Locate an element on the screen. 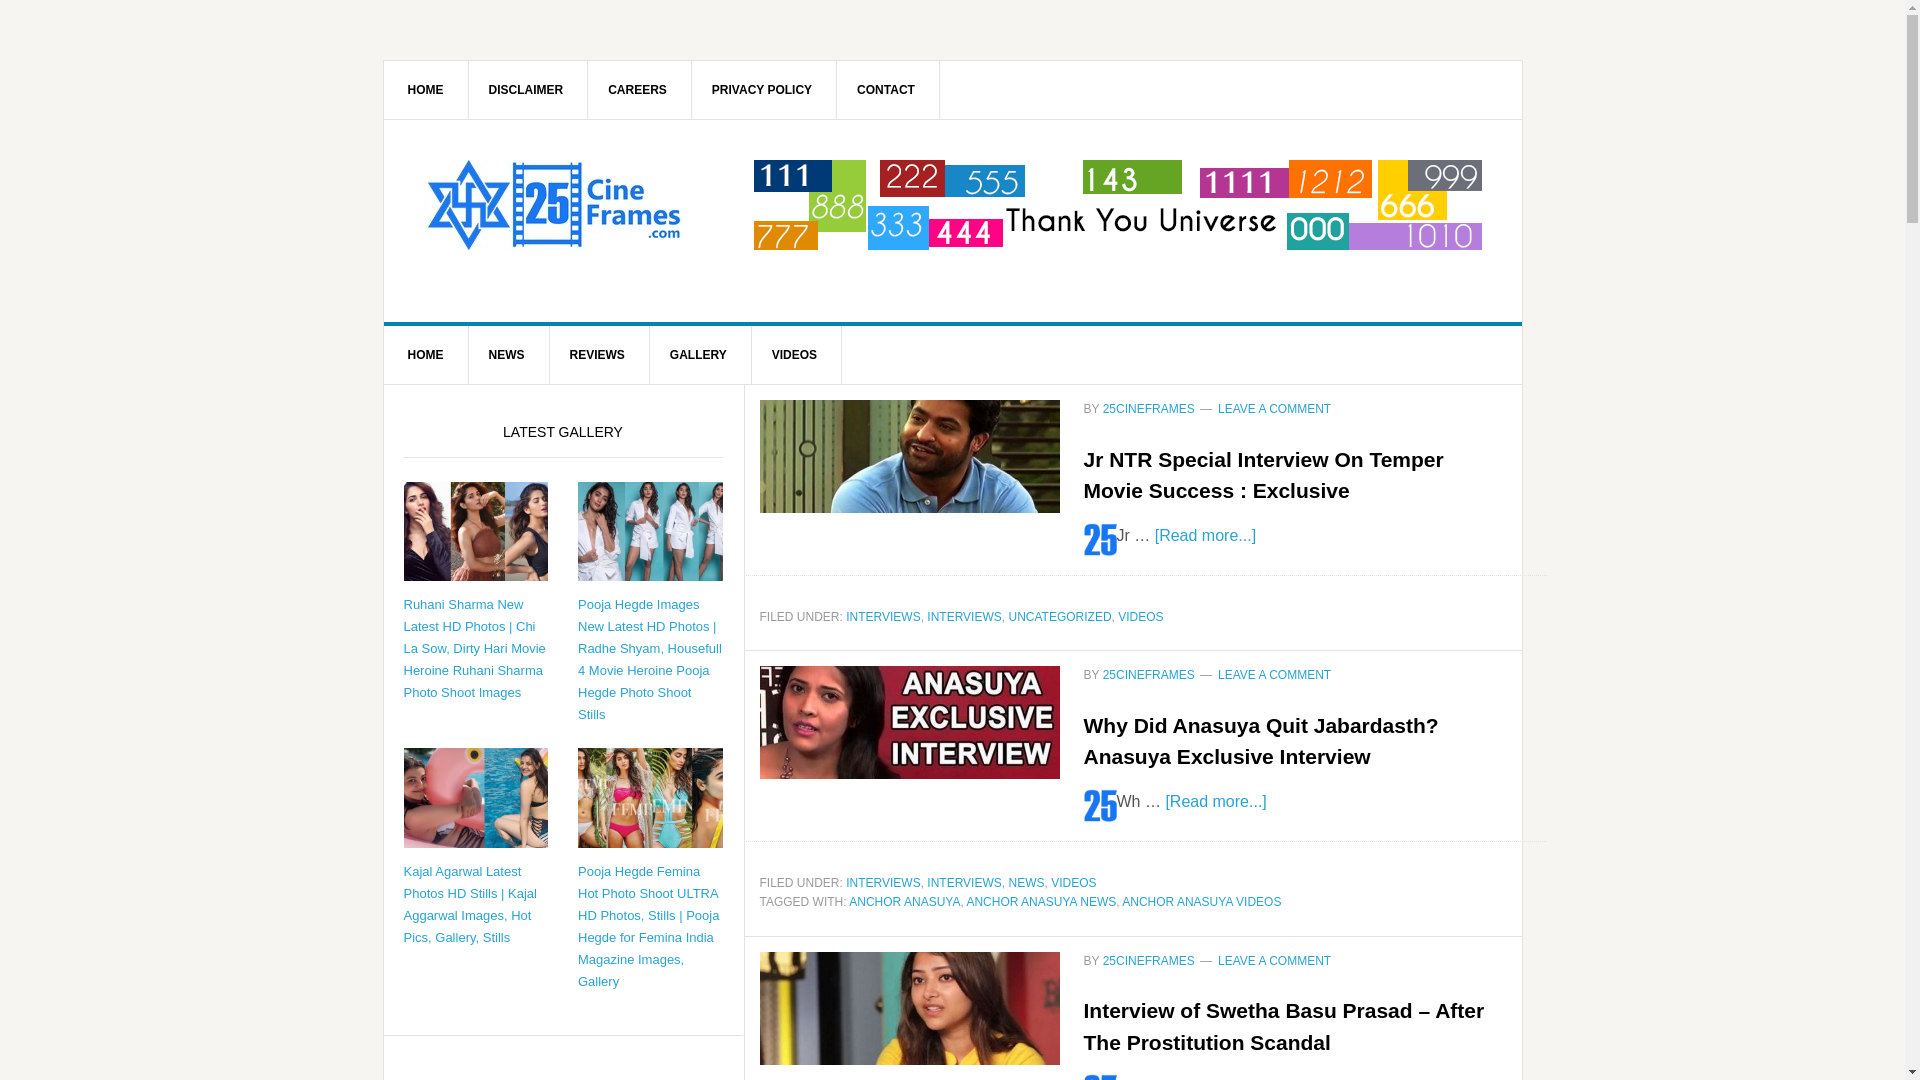 Image resolution: width=1920 pixels, height=1080 pixels. 'INTERVIEWS' is located at coordinates (882, 616).